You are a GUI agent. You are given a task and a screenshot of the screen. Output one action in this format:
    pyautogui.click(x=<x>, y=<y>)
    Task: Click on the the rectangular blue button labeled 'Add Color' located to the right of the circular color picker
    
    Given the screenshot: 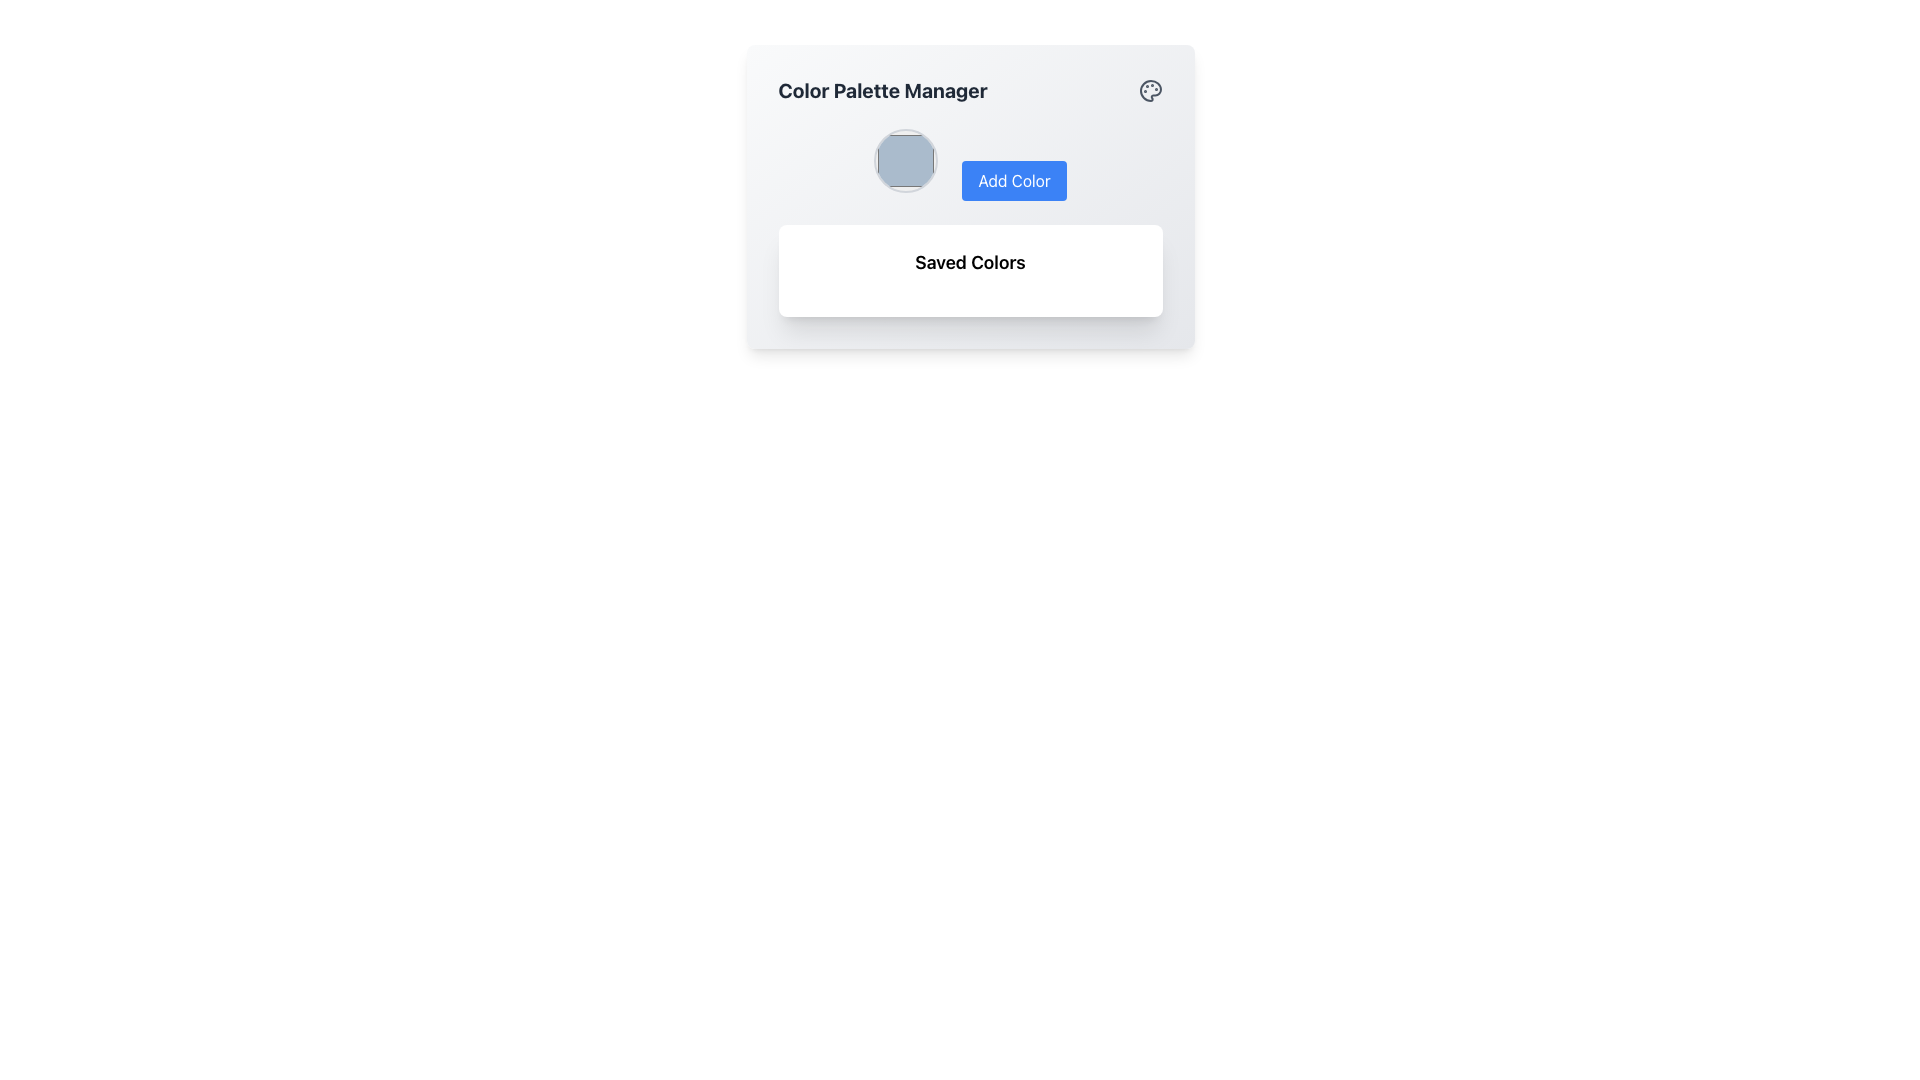 What is the action you would take?
    pyautogui.click(x=970, y=164)
    